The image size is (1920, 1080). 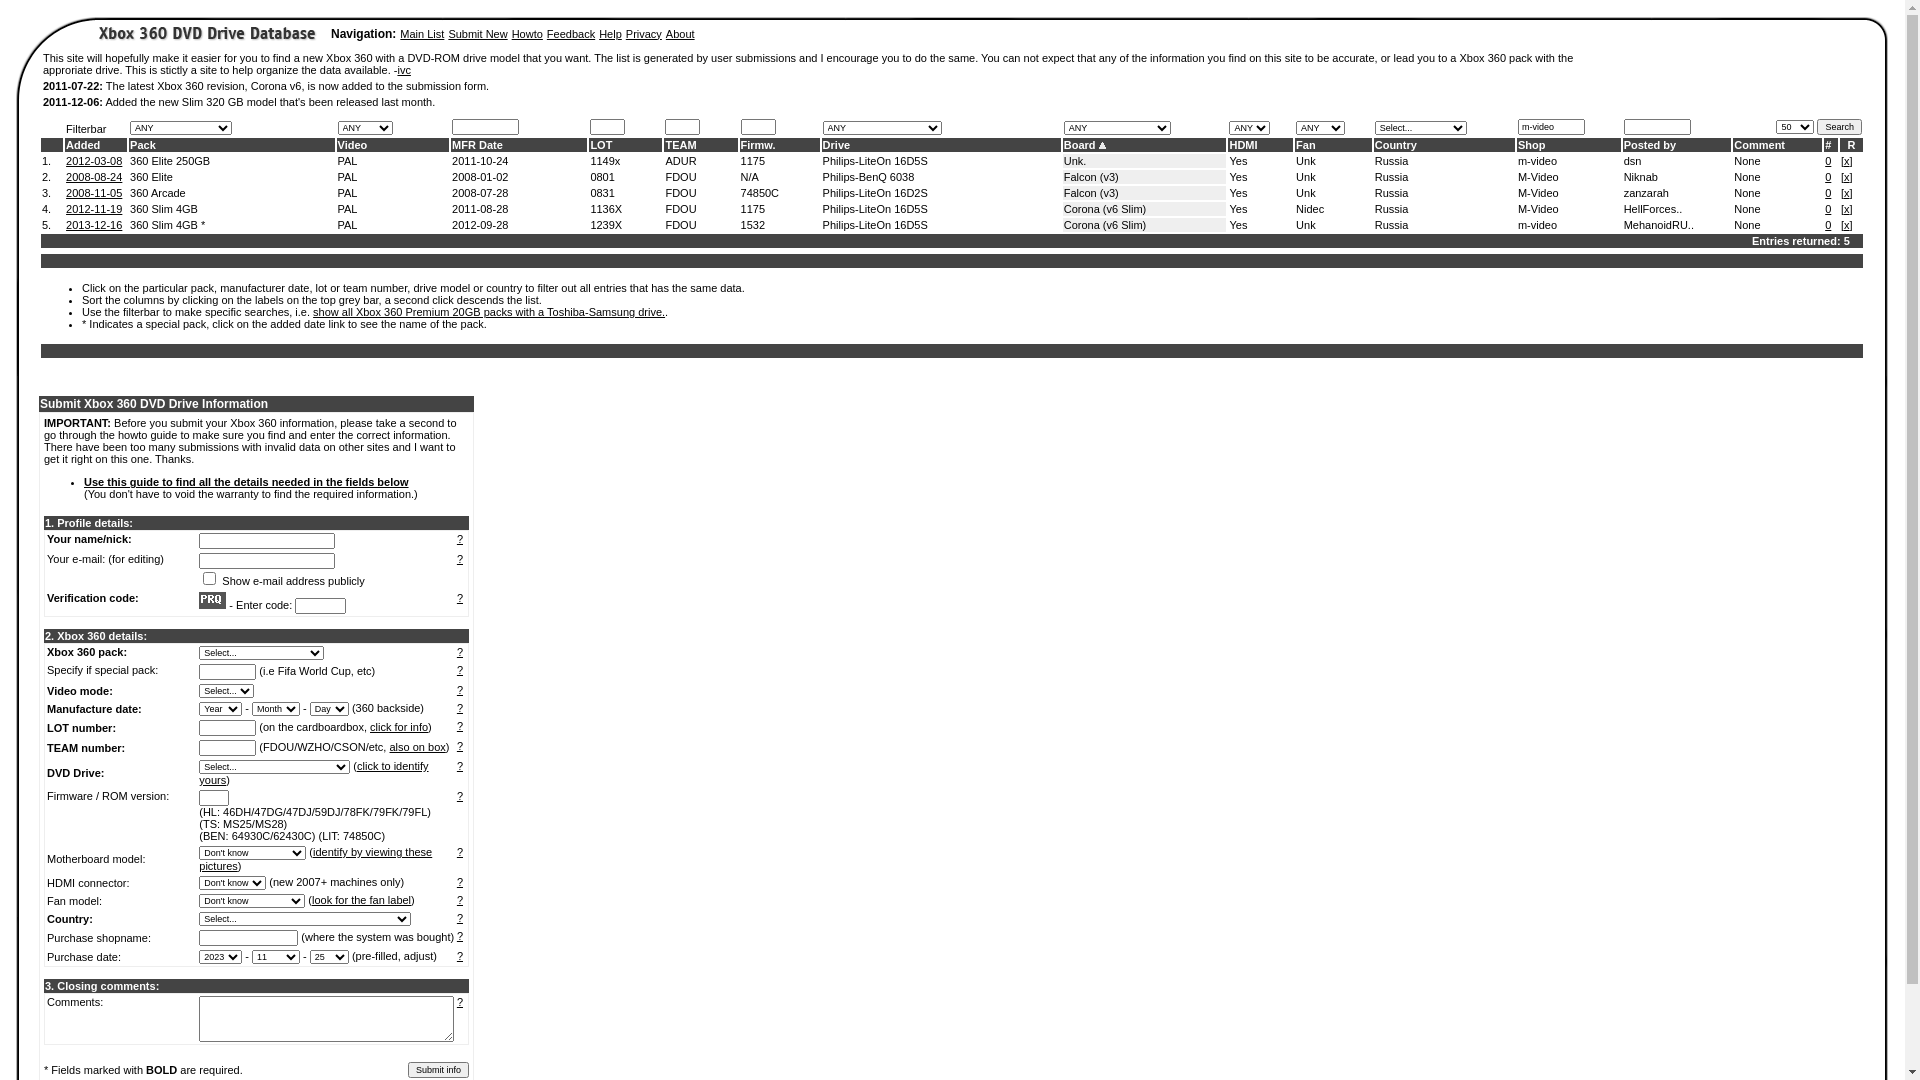 What do you see at coordinates (570, 34) in the screenshot?
I see `'Feedback'` at bounding box center [570, 34].